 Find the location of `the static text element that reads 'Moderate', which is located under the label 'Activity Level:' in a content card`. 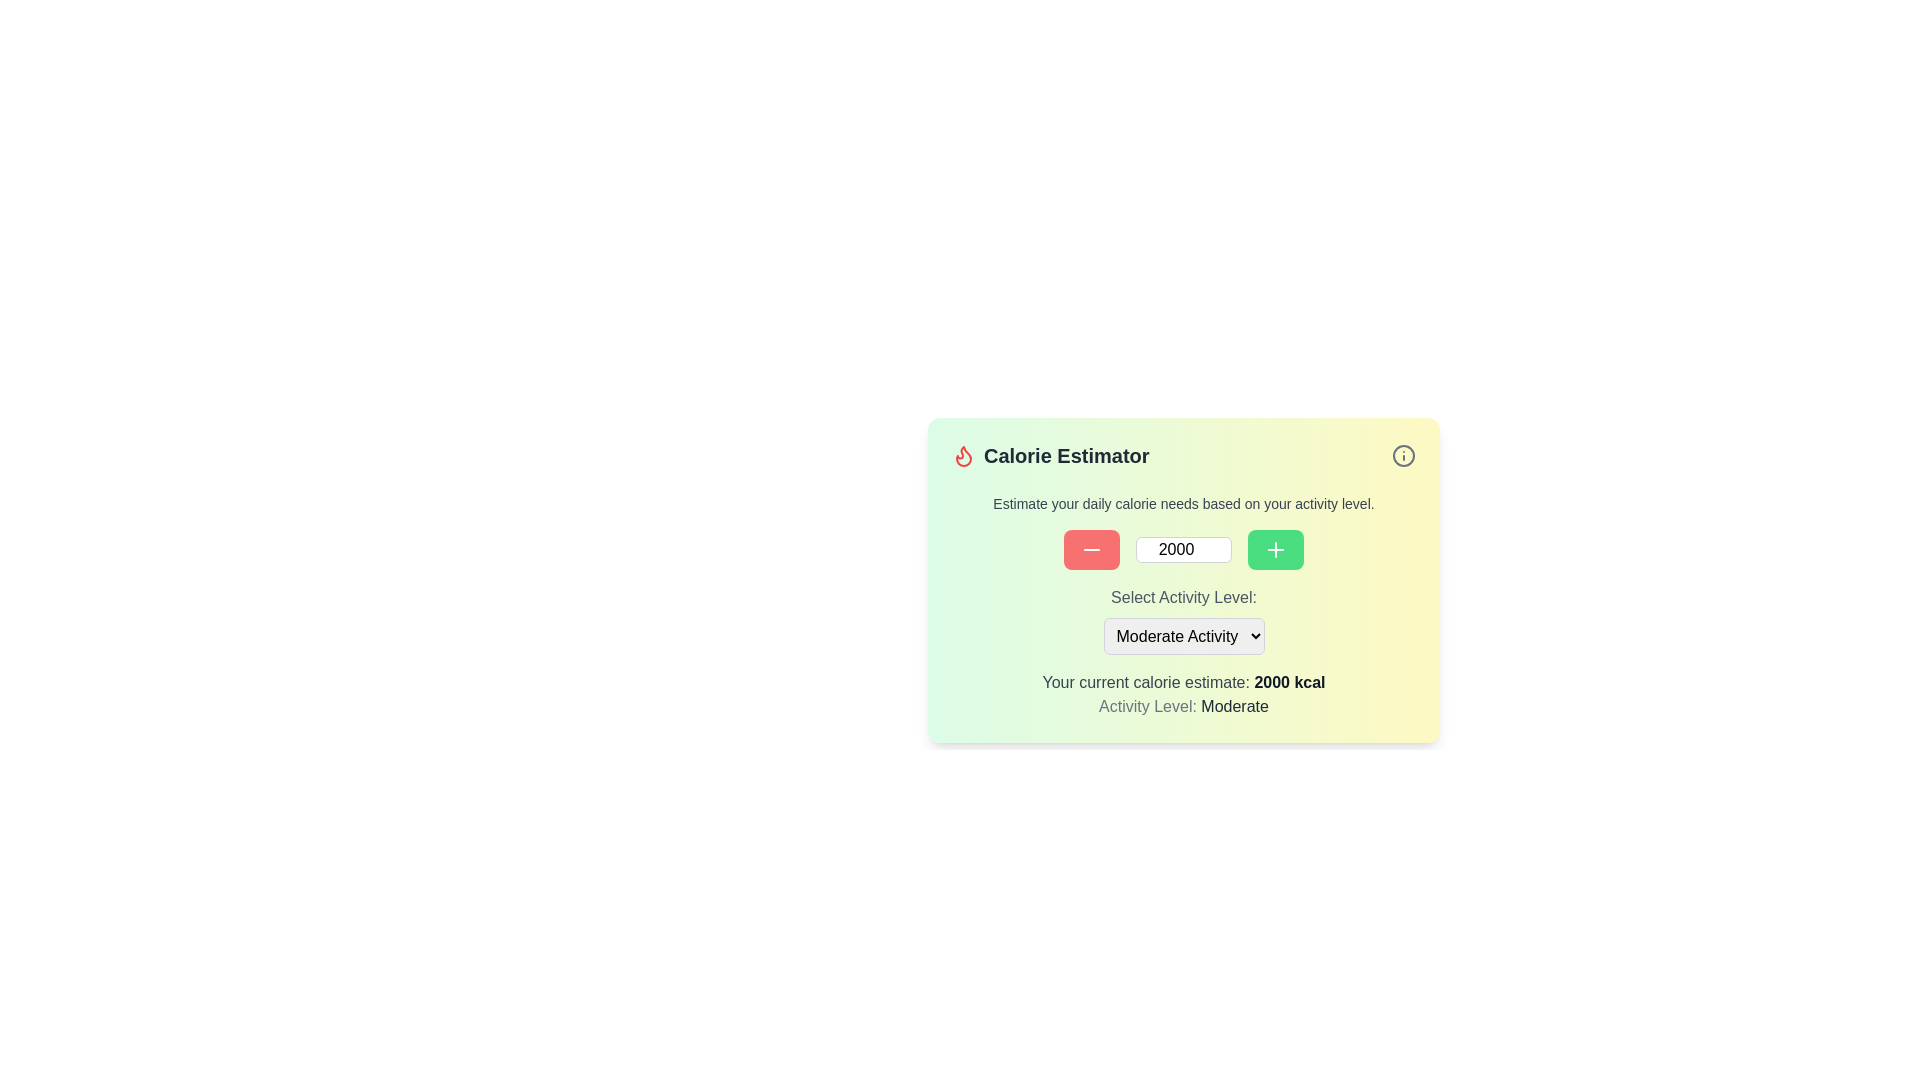

the static text element that reads 'Moderate', which is located under the label 'Activity Level:' in a content card is located at coordinates (1234, 705).